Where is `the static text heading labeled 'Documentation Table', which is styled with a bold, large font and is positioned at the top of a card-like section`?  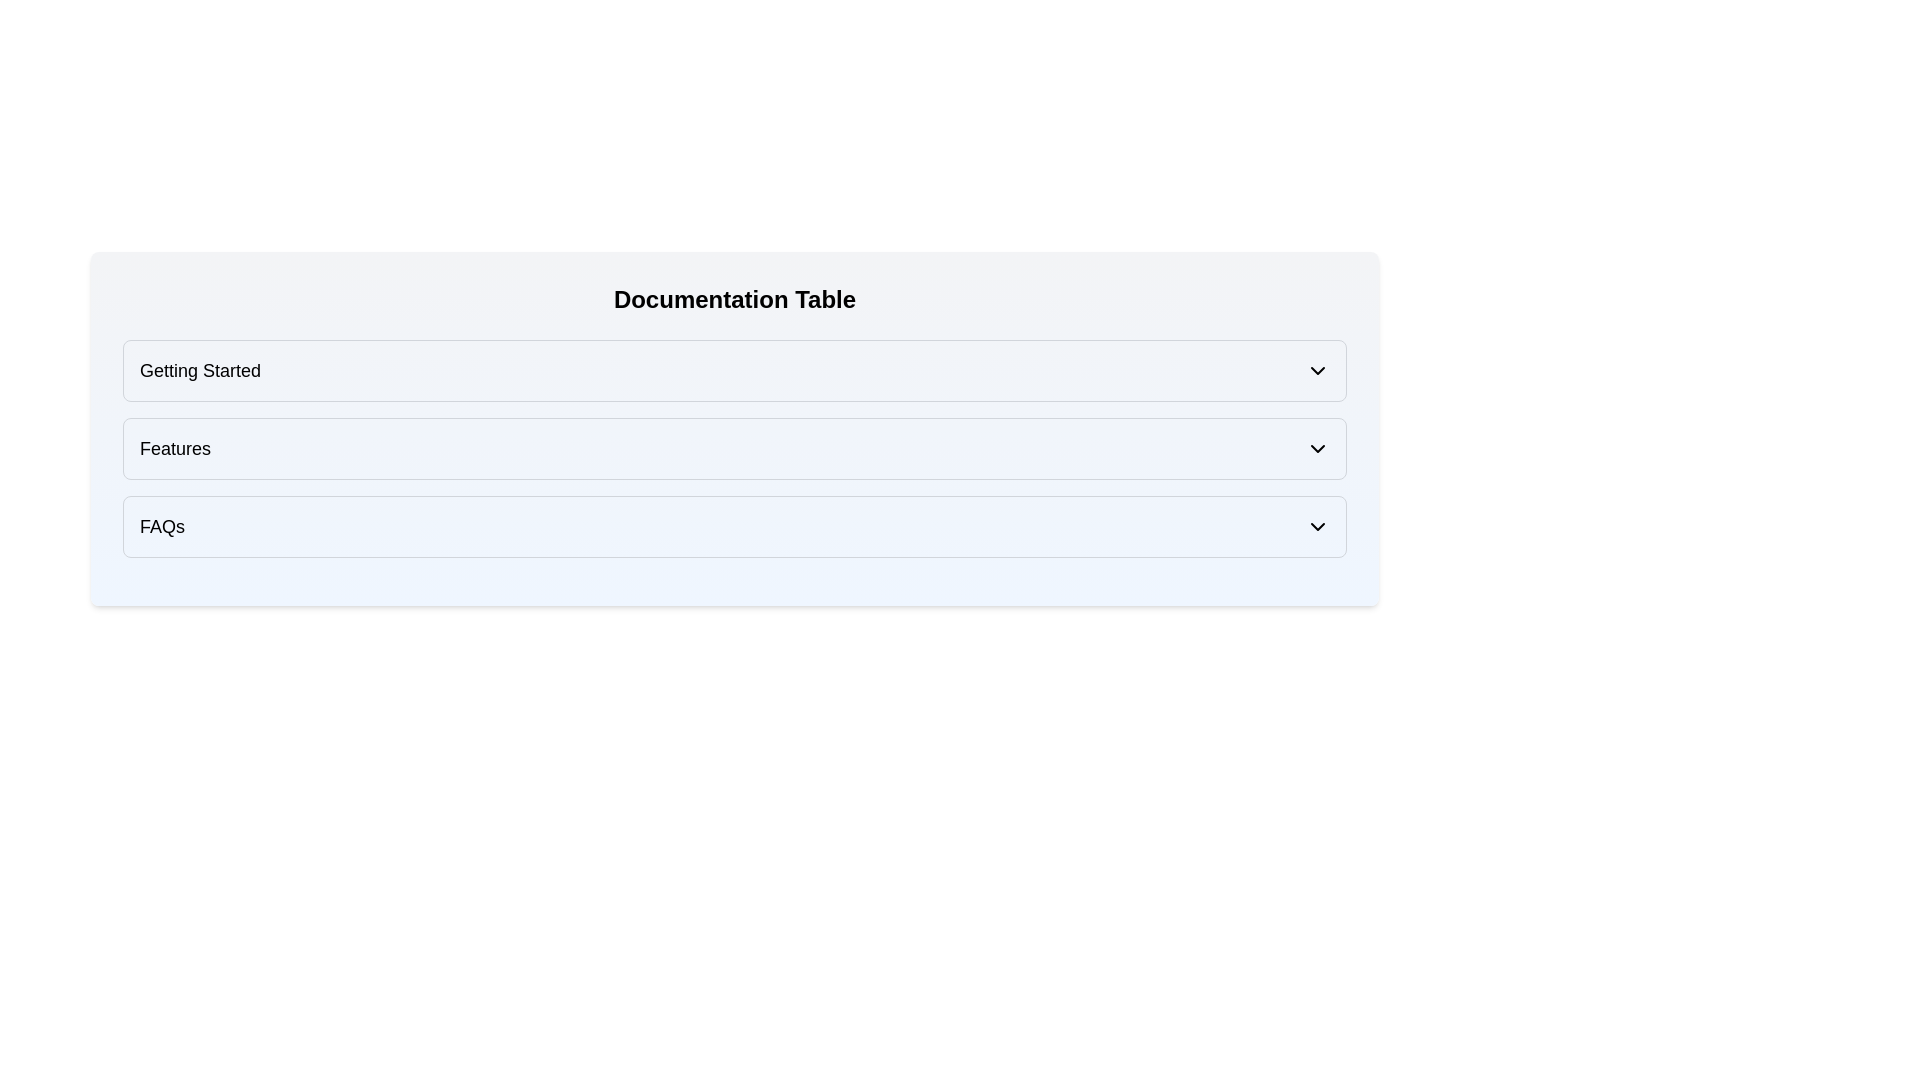 the static text heading labeled 'Documentation Table', which is styled with a bold, large font and is positioned at the top of a card-like section is located at coordinates (733, 300).